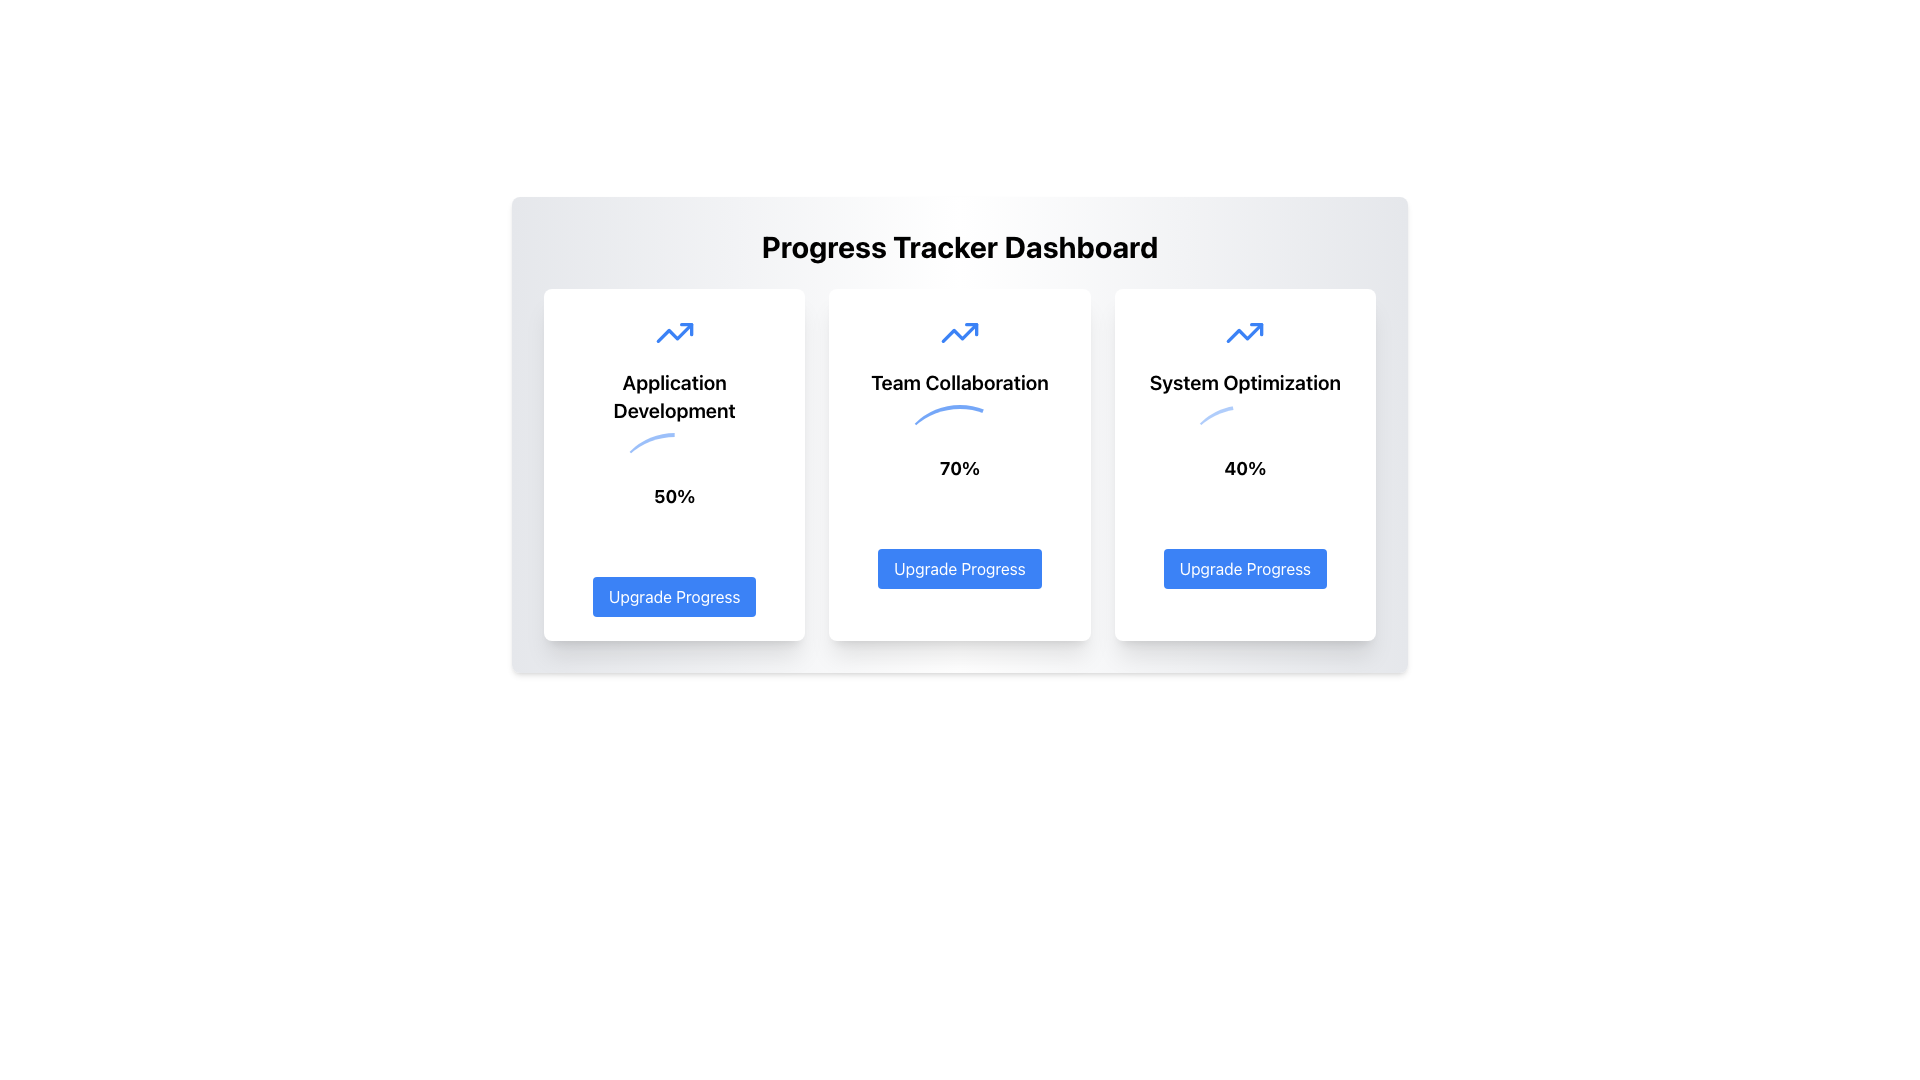 This screenshot has width=1920, height=1080. What do you see at coordinates (674, 496) in the screenshot?
I see `the circular progress indicator styled` at bounding box center [674, 496].